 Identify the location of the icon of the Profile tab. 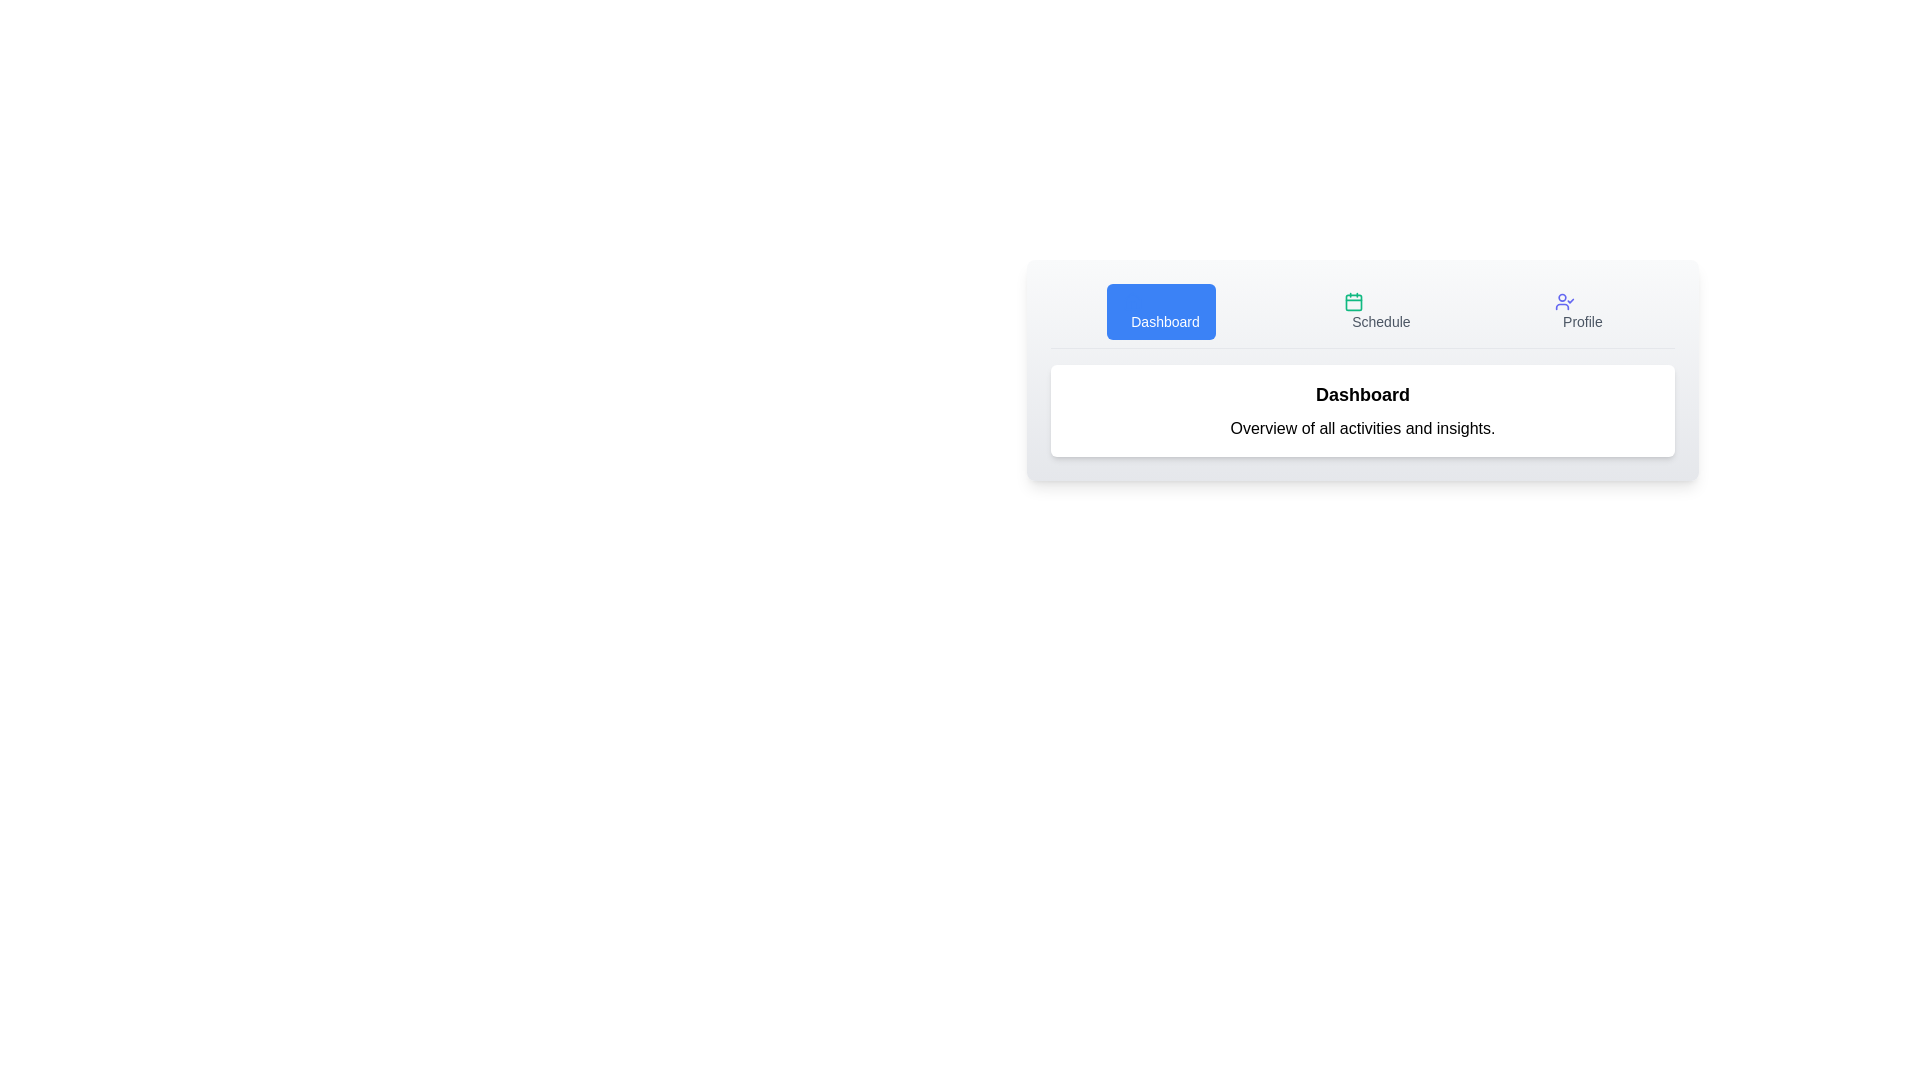
(1563, 301).